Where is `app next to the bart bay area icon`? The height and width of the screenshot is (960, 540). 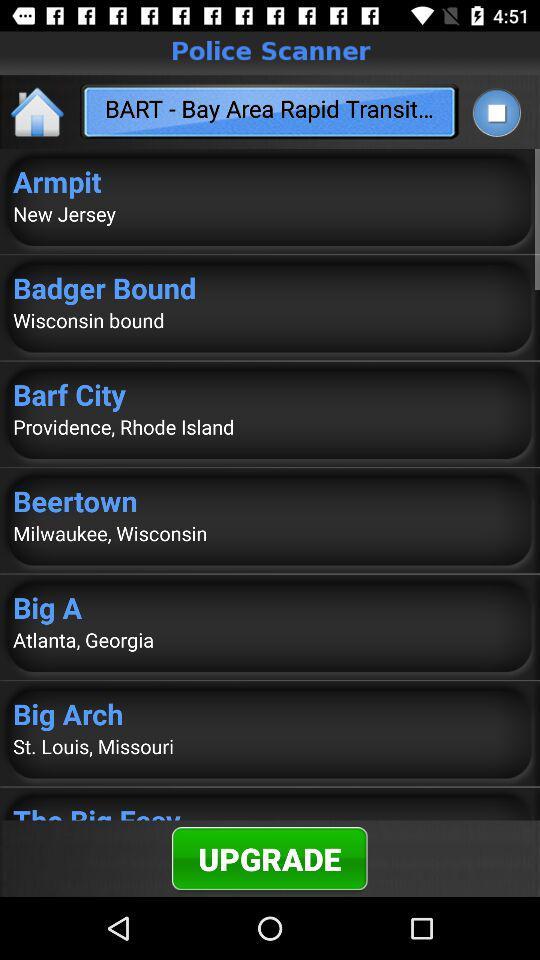 app next to the bart bay area icon is located at coordinates (495, 112).